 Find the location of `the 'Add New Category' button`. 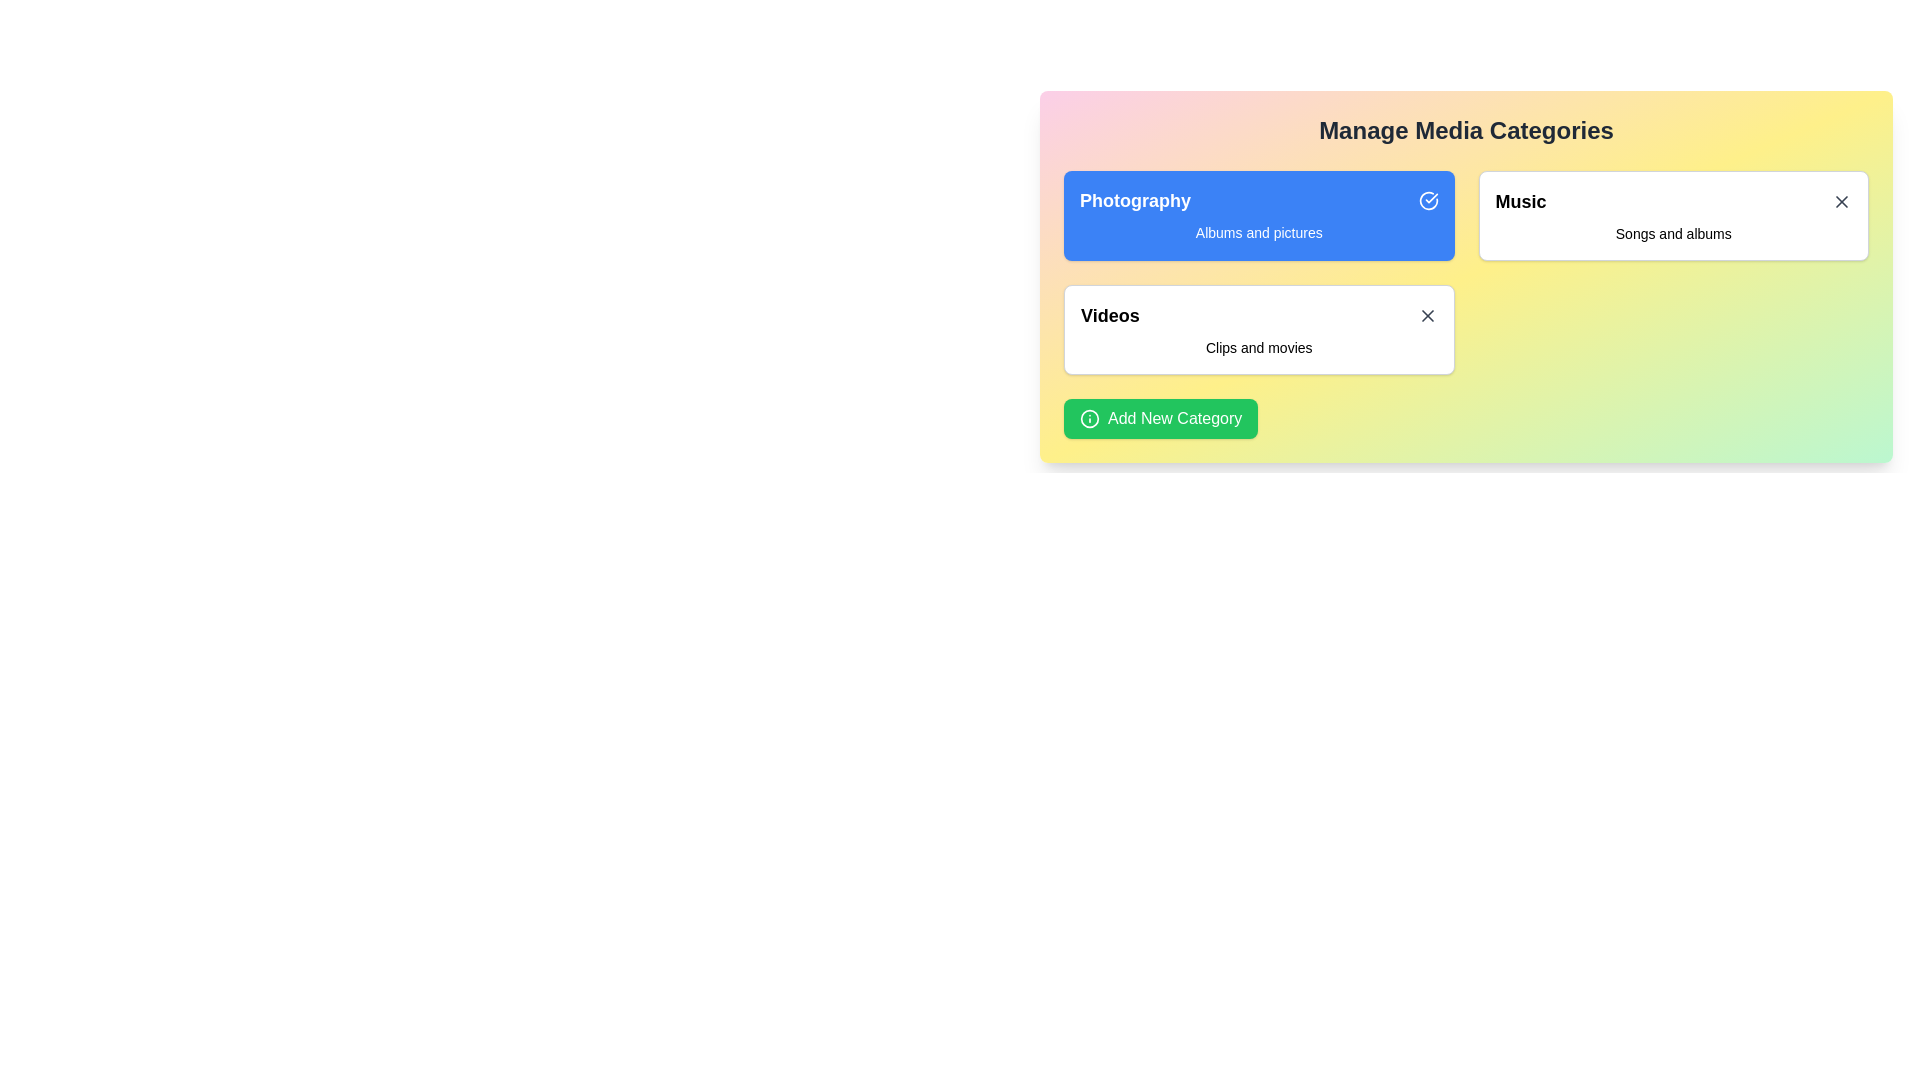

the 'Add New Category' button is located at coordinates (1161, 418).